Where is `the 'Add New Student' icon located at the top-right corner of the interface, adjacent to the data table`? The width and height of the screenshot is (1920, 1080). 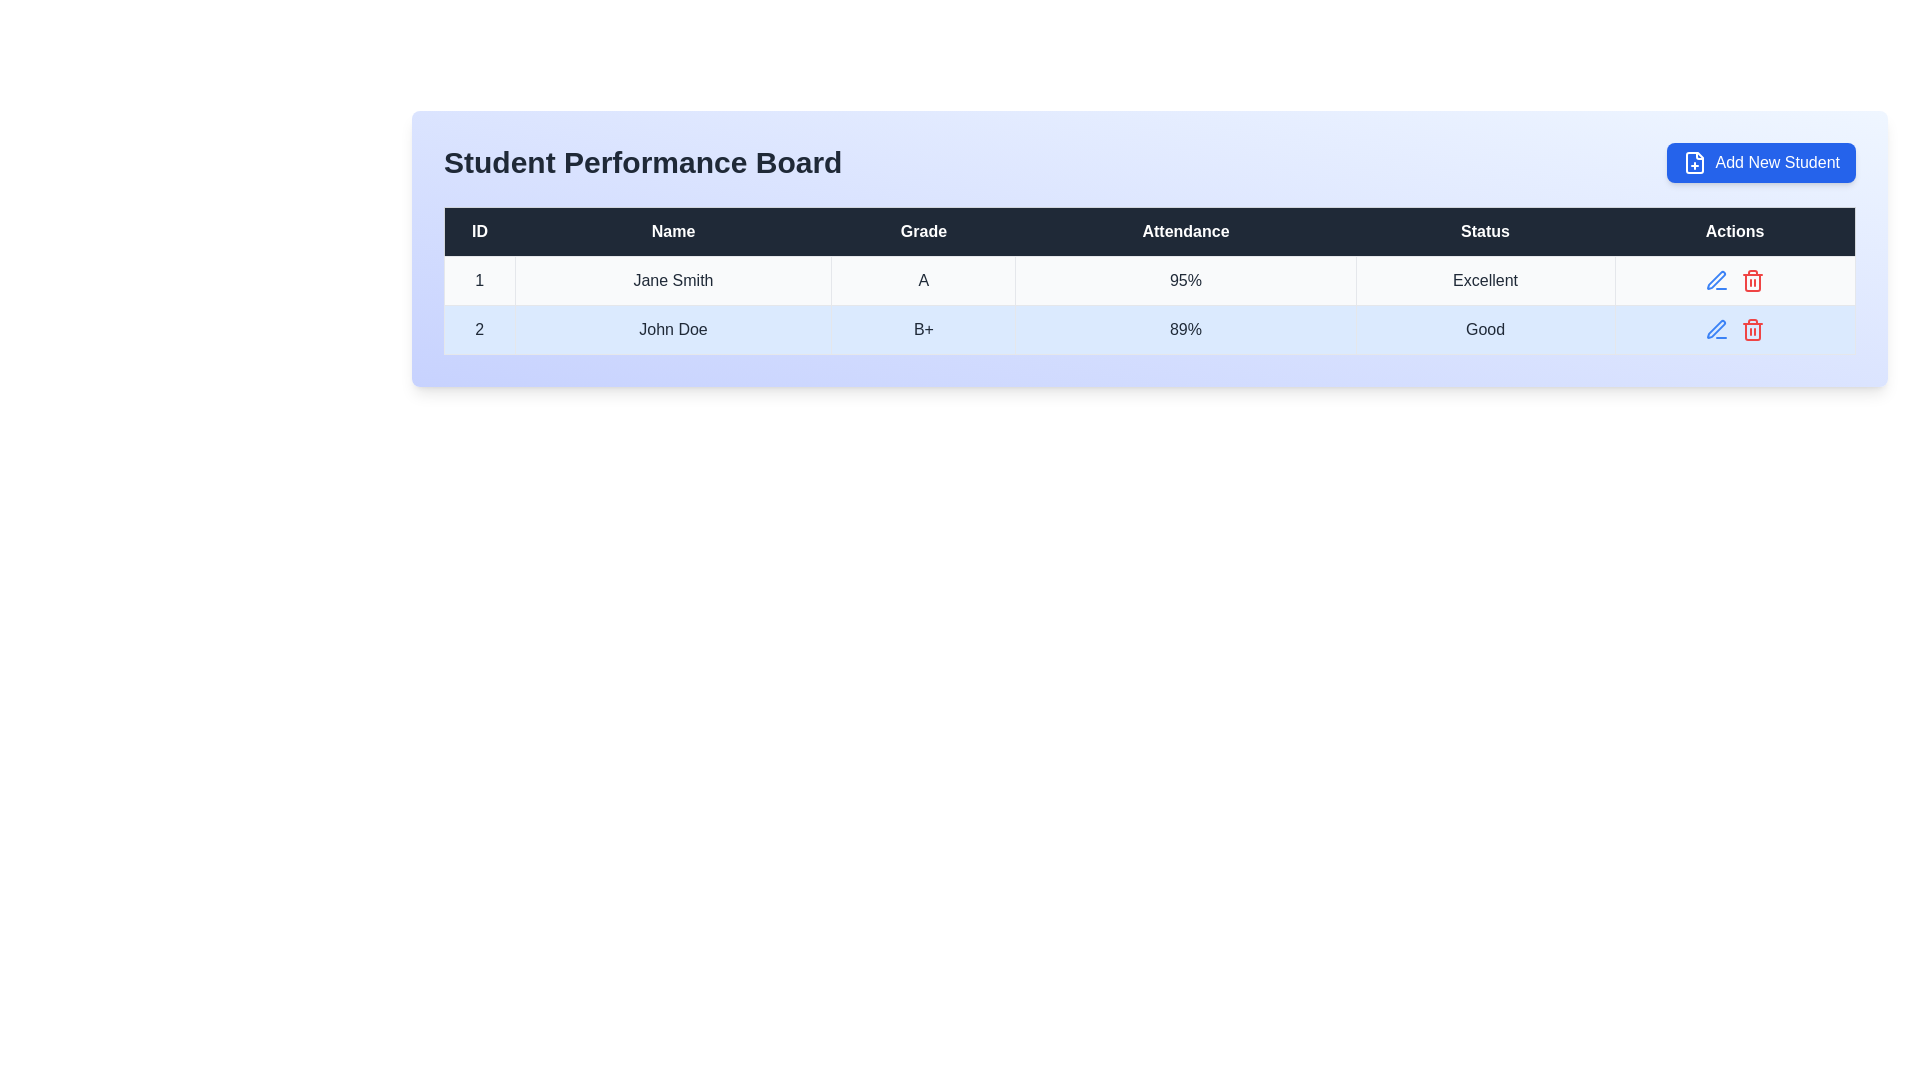
the 'Add New Student' icon located at the top-right corner of the interface, adjacent to the data table is located at coordinates (1693, 161).